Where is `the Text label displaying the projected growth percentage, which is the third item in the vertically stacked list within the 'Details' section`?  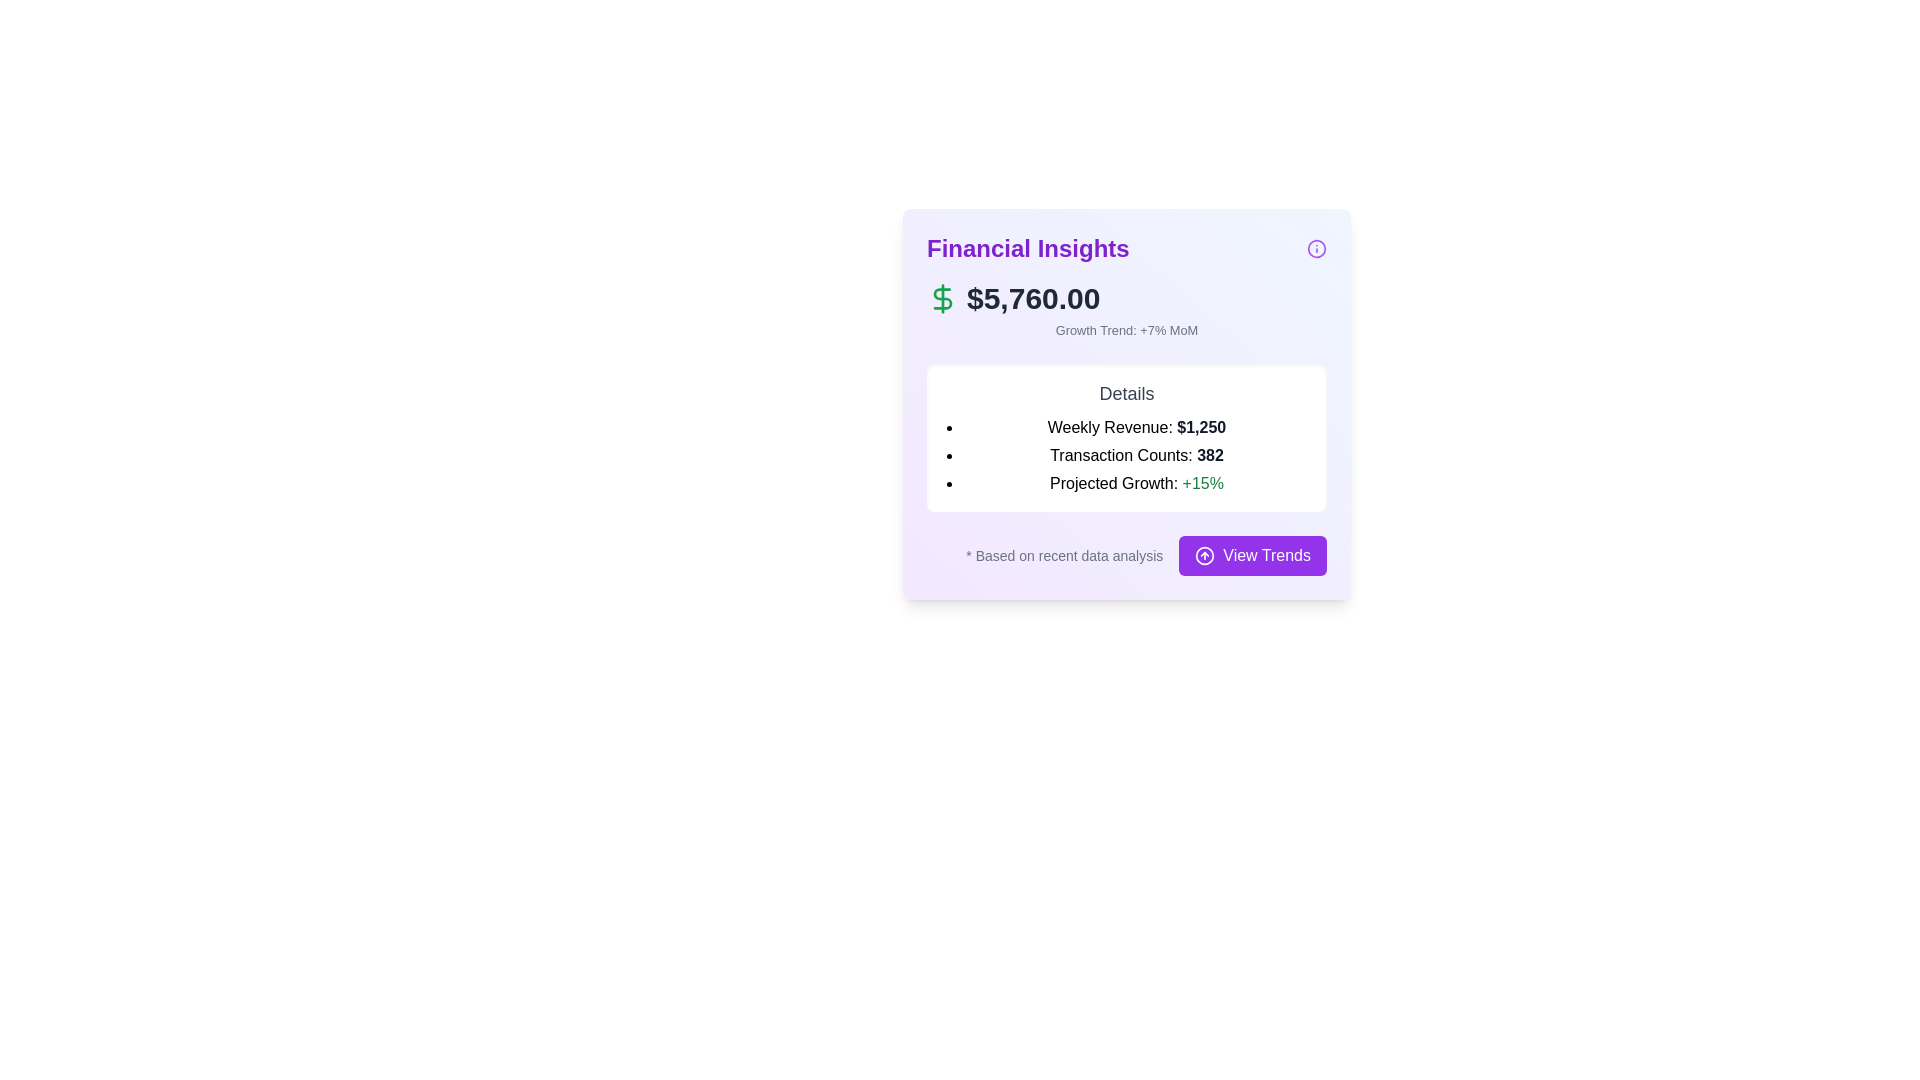
the Text label displaying the projected growth percentage, which is the third item in the vertically stacked list within the 'Details' section is located at coordinates (1137, 483).